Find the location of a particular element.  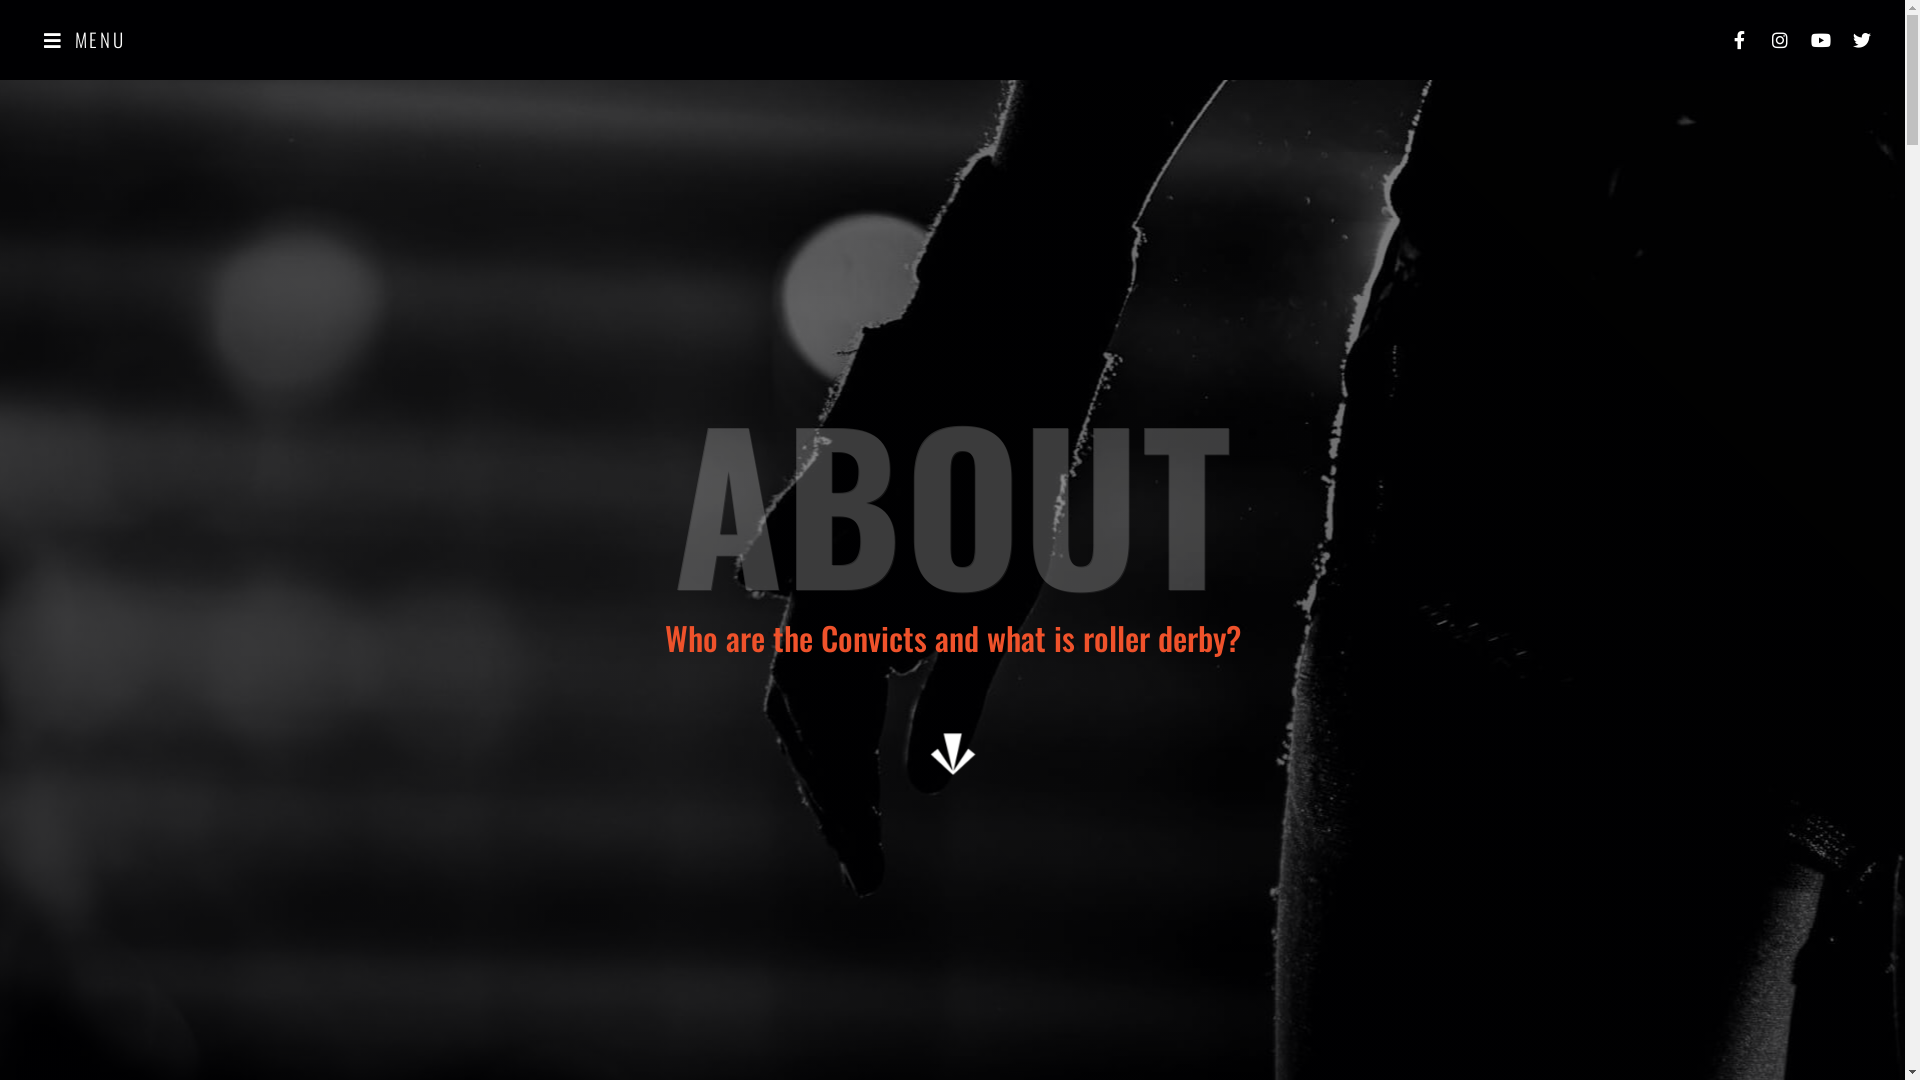

'Instagram' is located at coordinates (1780, 39).